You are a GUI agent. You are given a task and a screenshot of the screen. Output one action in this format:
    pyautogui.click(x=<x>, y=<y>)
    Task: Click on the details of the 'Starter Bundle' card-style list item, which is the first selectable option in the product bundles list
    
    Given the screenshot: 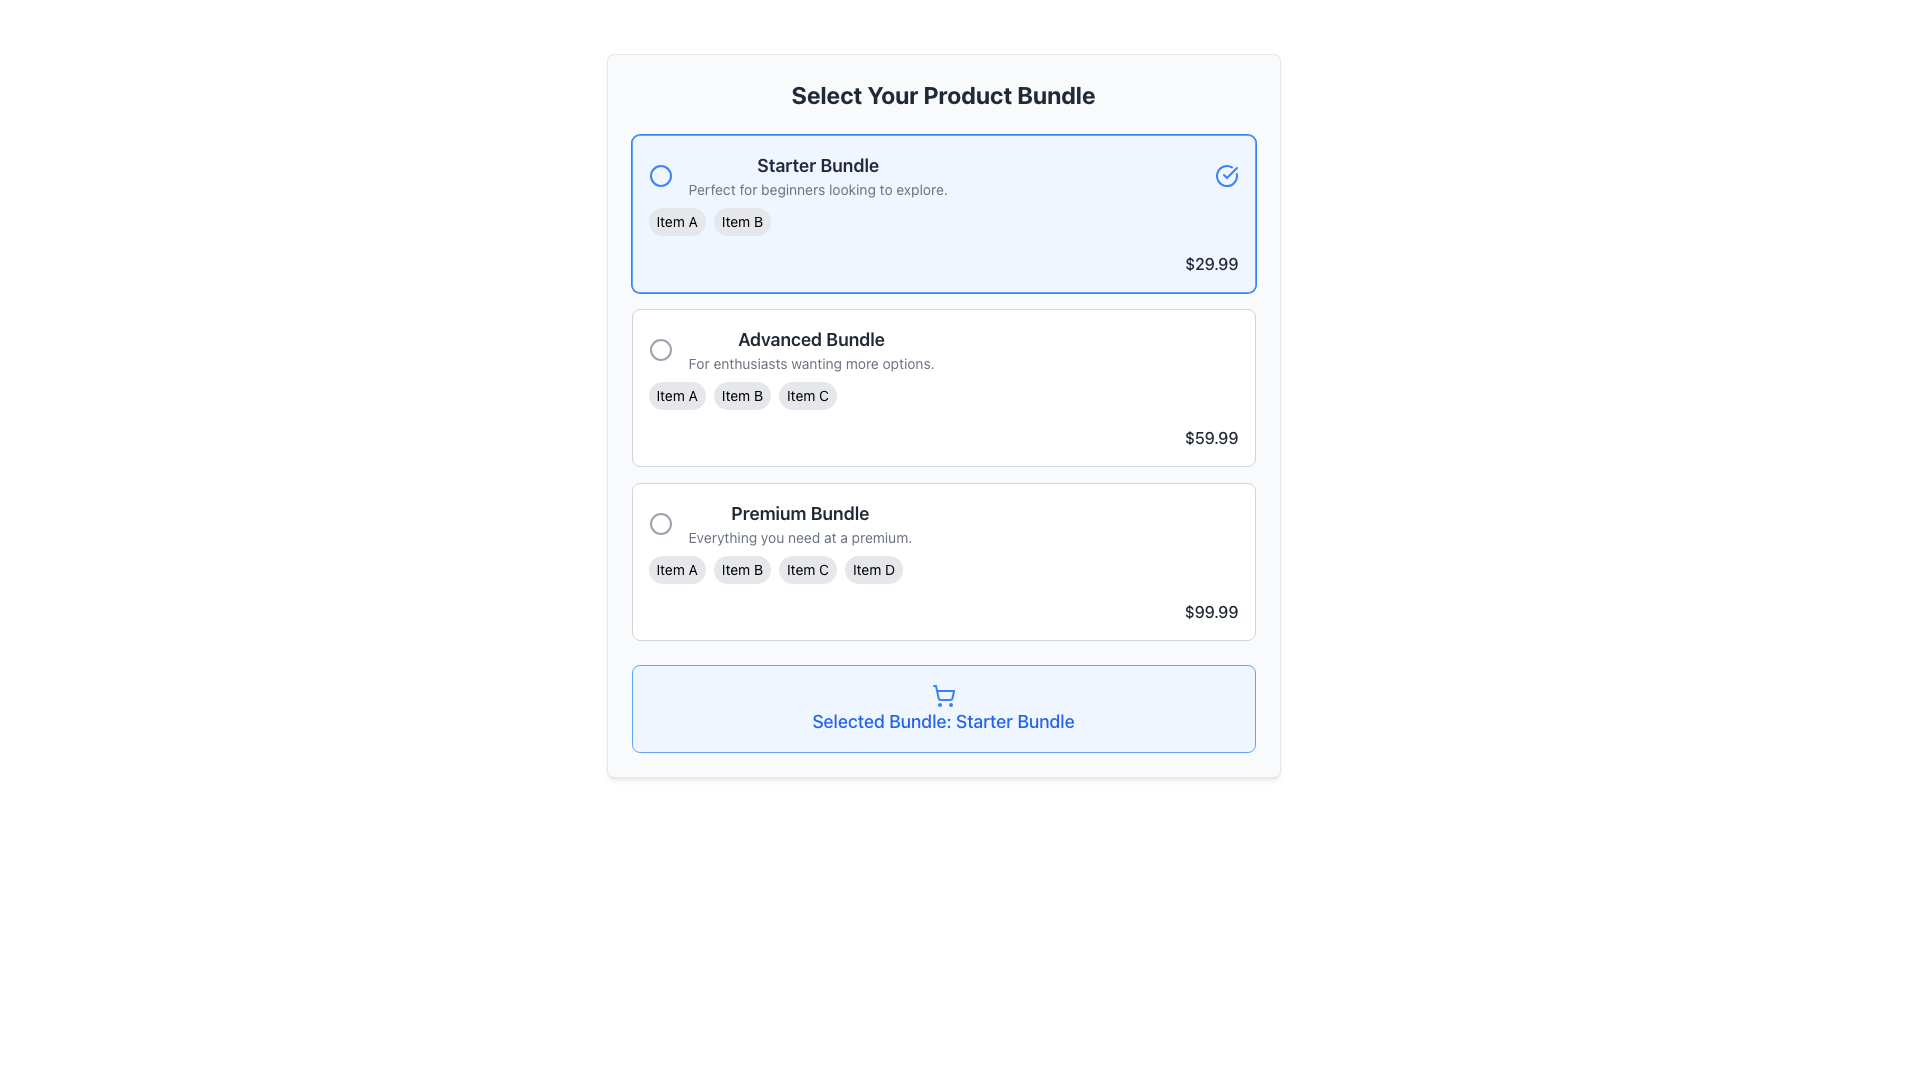 What is the action you would take?
    pyautogui.click(x=942, y=213)
    